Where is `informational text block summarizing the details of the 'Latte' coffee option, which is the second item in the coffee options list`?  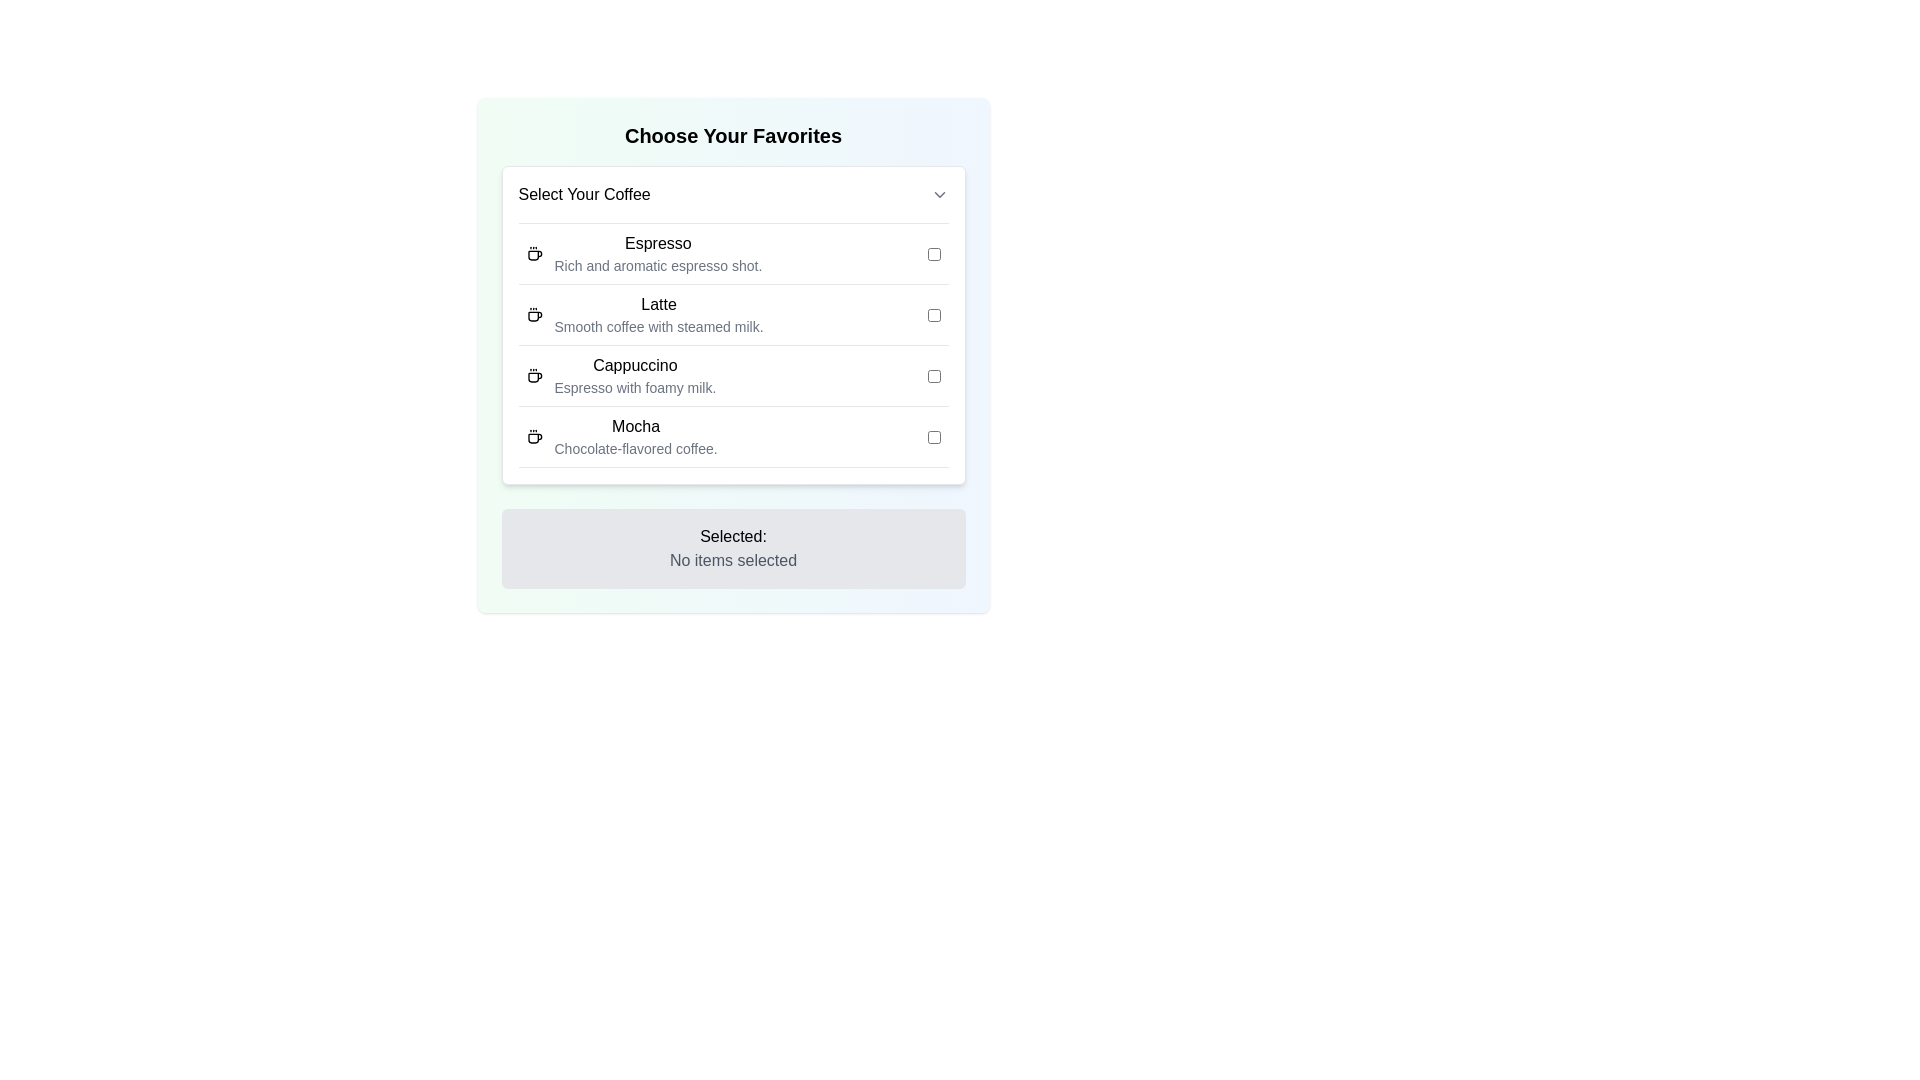 informational text block summarizing the details of the 'Latte' coffee option, which is the second item in the coffee options list is located at coordinates (645, 315).